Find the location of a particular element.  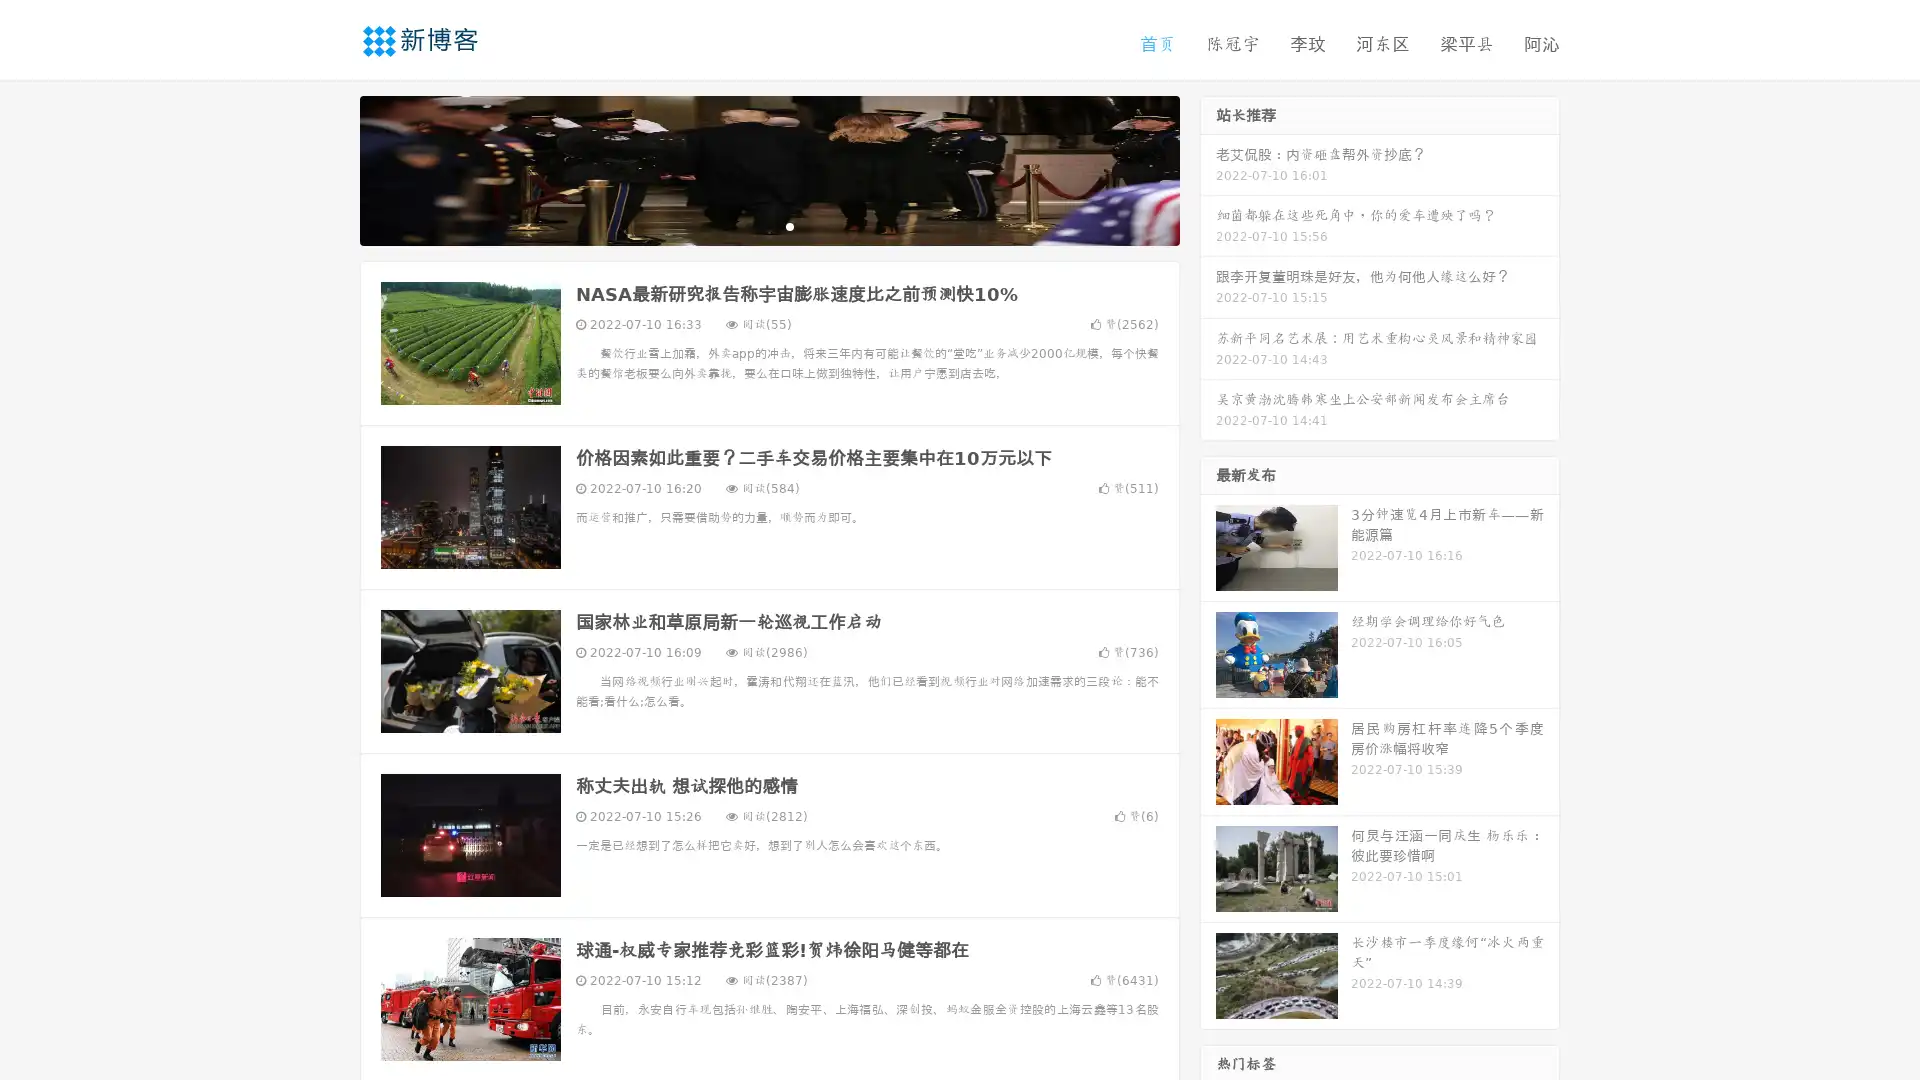

Go to slide 2 is located at coordinates (768, 225).